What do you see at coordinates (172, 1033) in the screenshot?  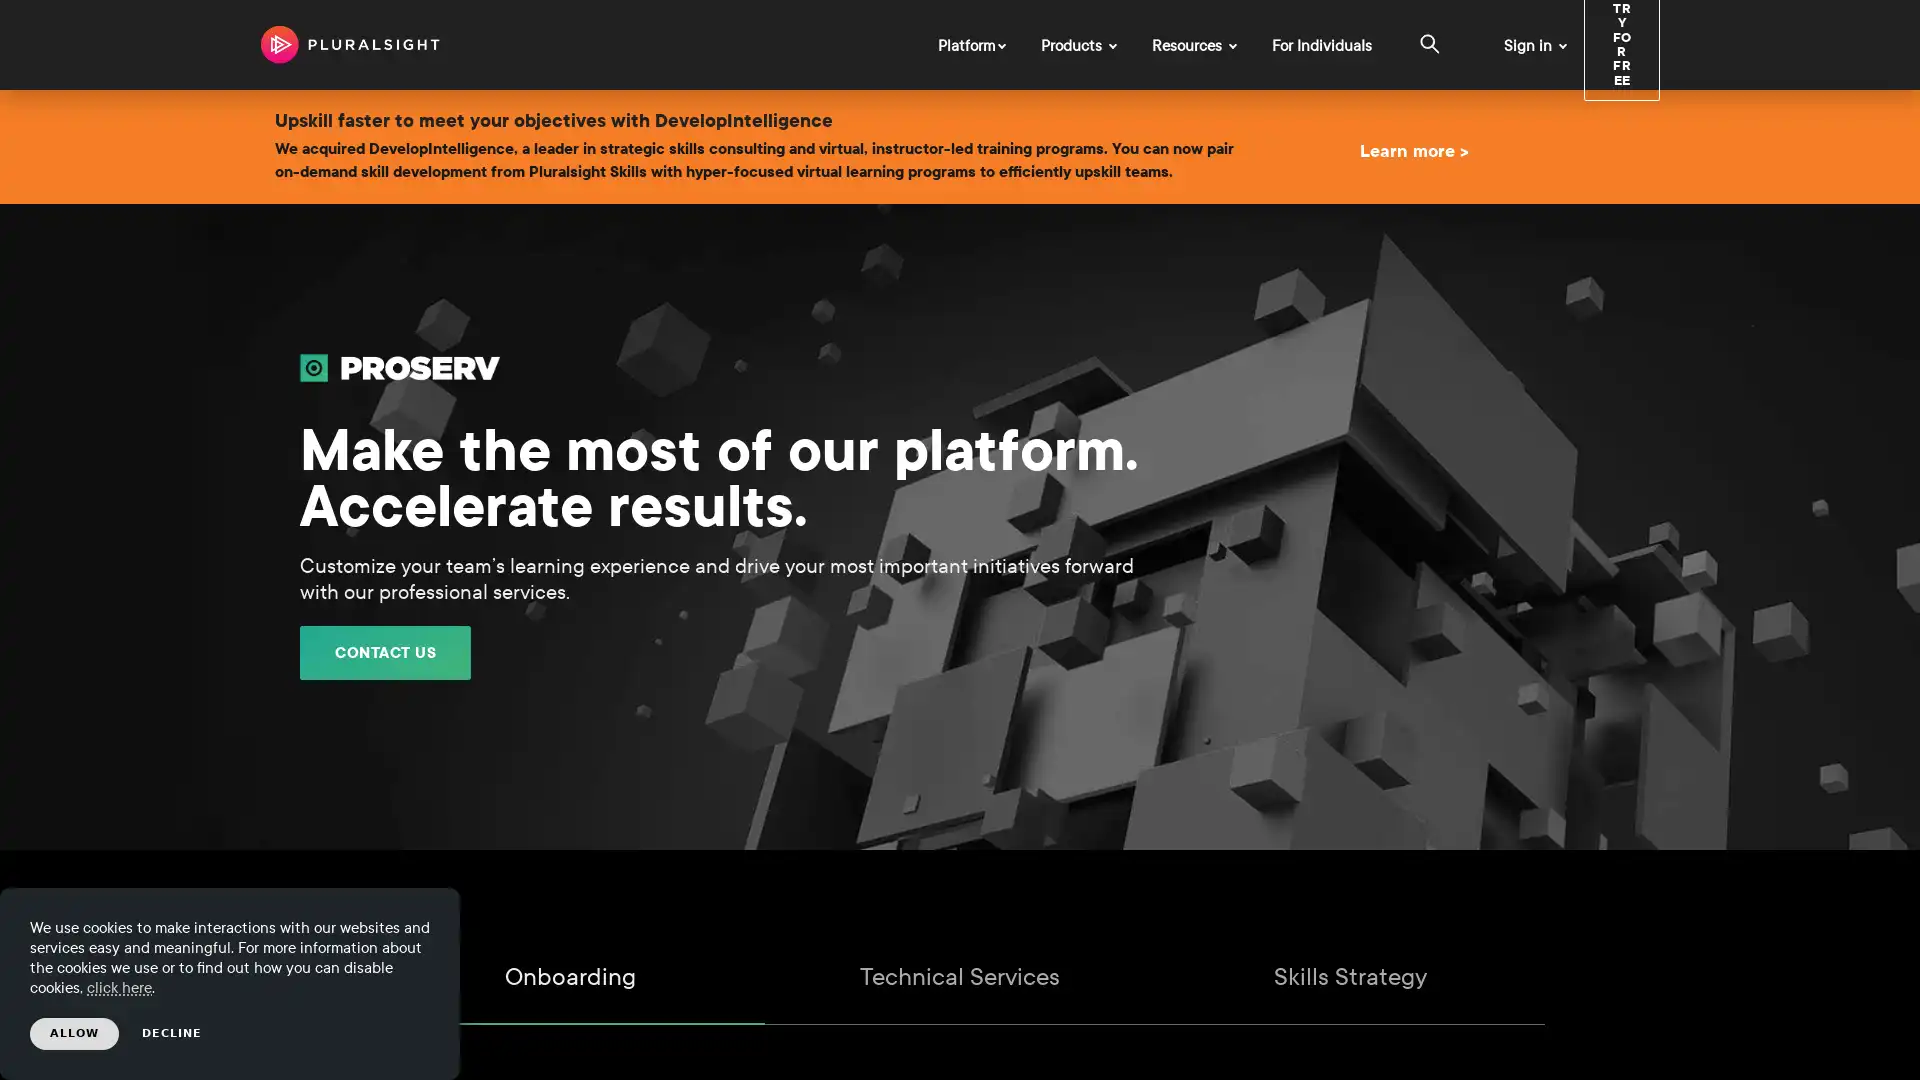 I see `DECLINE` at bounding box center [172, 1033].